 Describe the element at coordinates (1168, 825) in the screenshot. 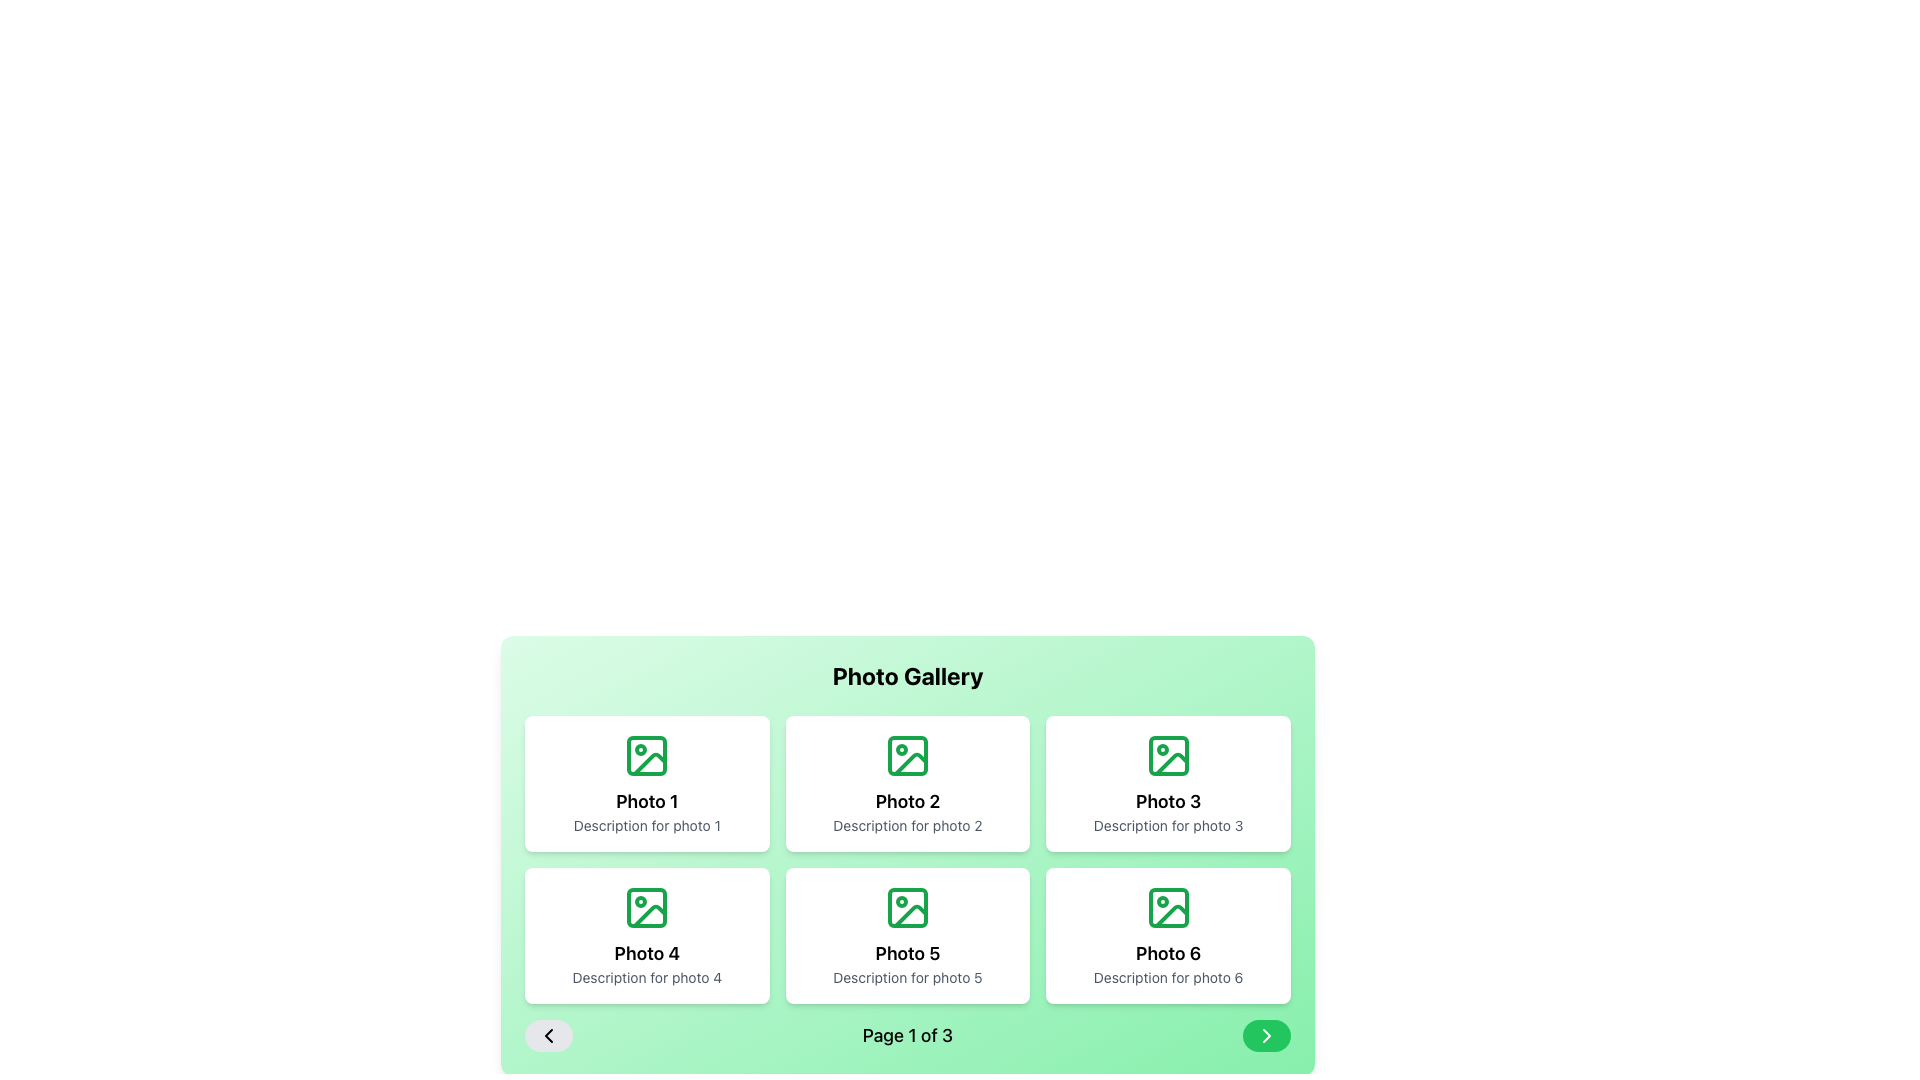

I see `the text label displaying 'Description for photo 3', which is positioned below the 'Photo 3' label in the top-right card of the grid` at that location.